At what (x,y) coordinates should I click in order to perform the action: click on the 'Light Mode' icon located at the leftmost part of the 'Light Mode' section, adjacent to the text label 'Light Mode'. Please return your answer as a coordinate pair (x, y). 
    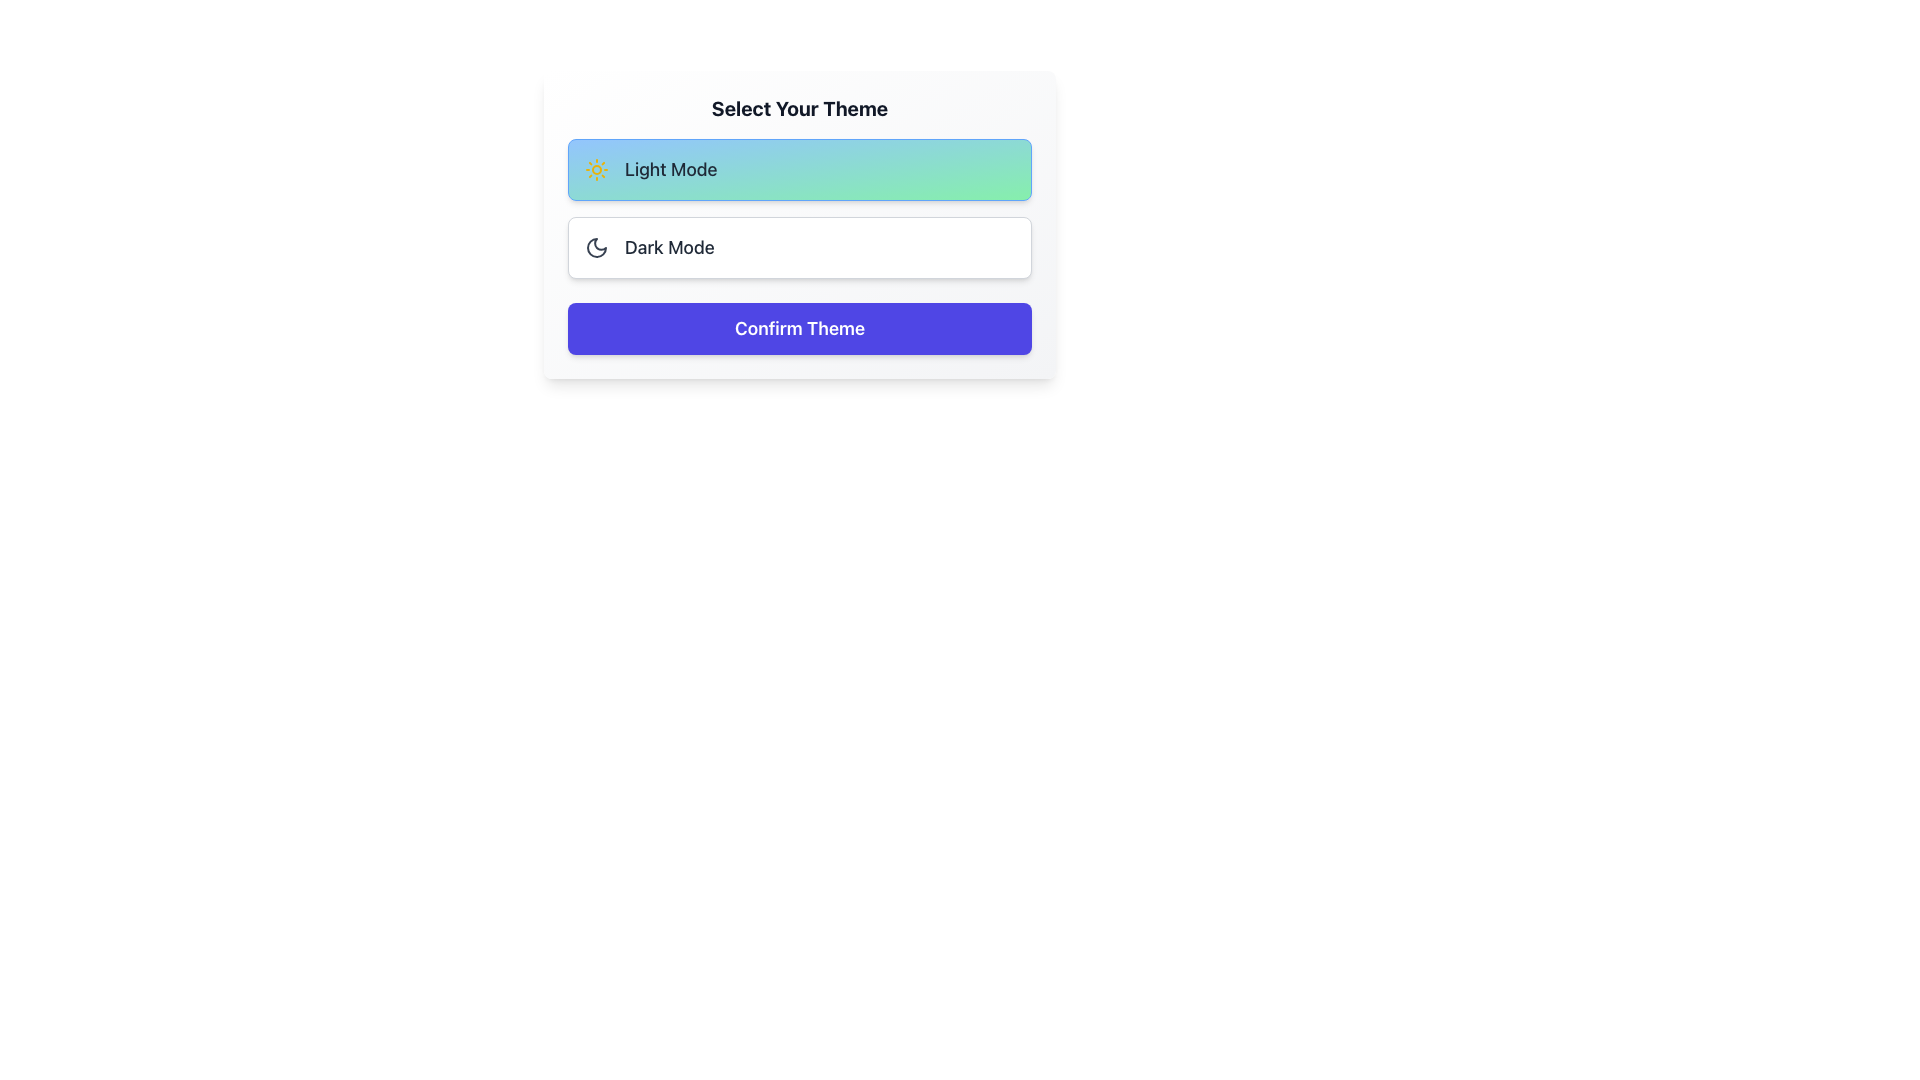
    Looking at the image, I should click on (595, 168).